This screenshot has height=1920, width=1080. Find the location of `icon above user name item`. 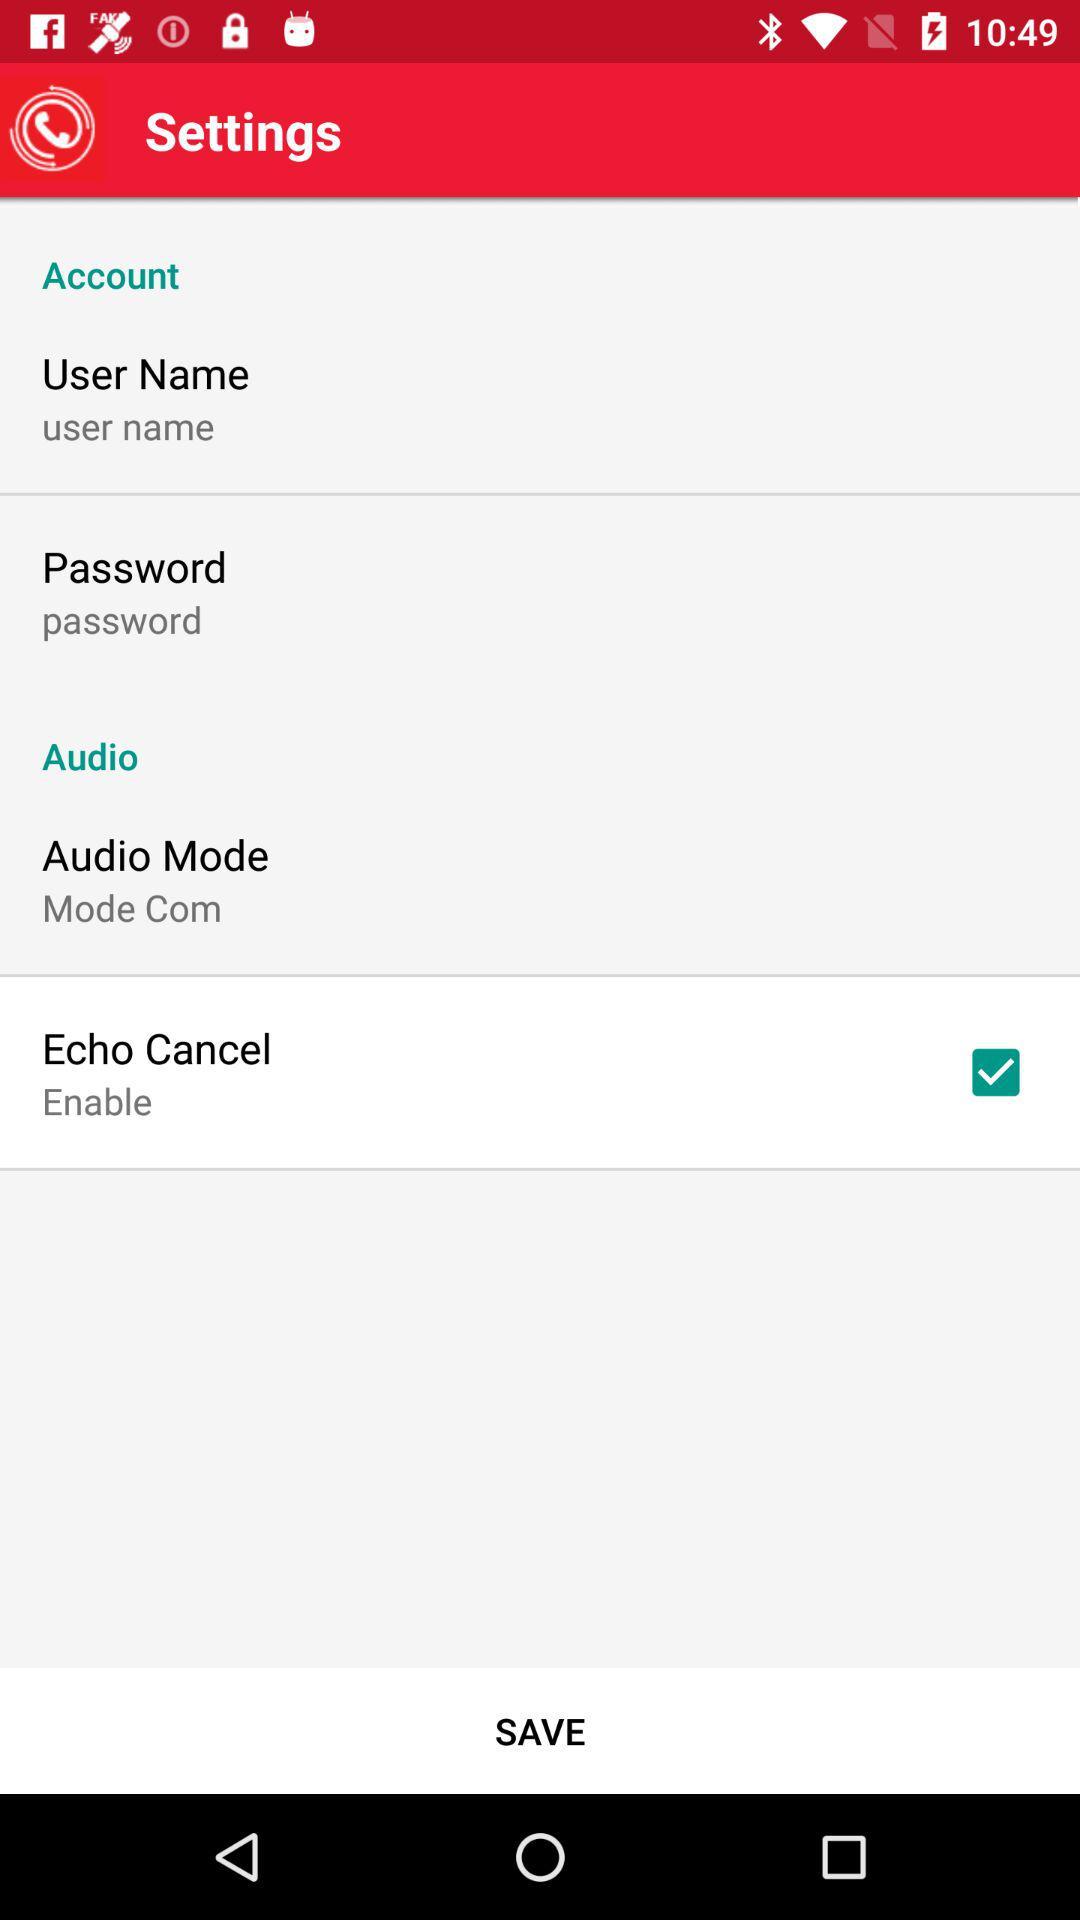

icon above user name item is located at coordinates (540, 252).